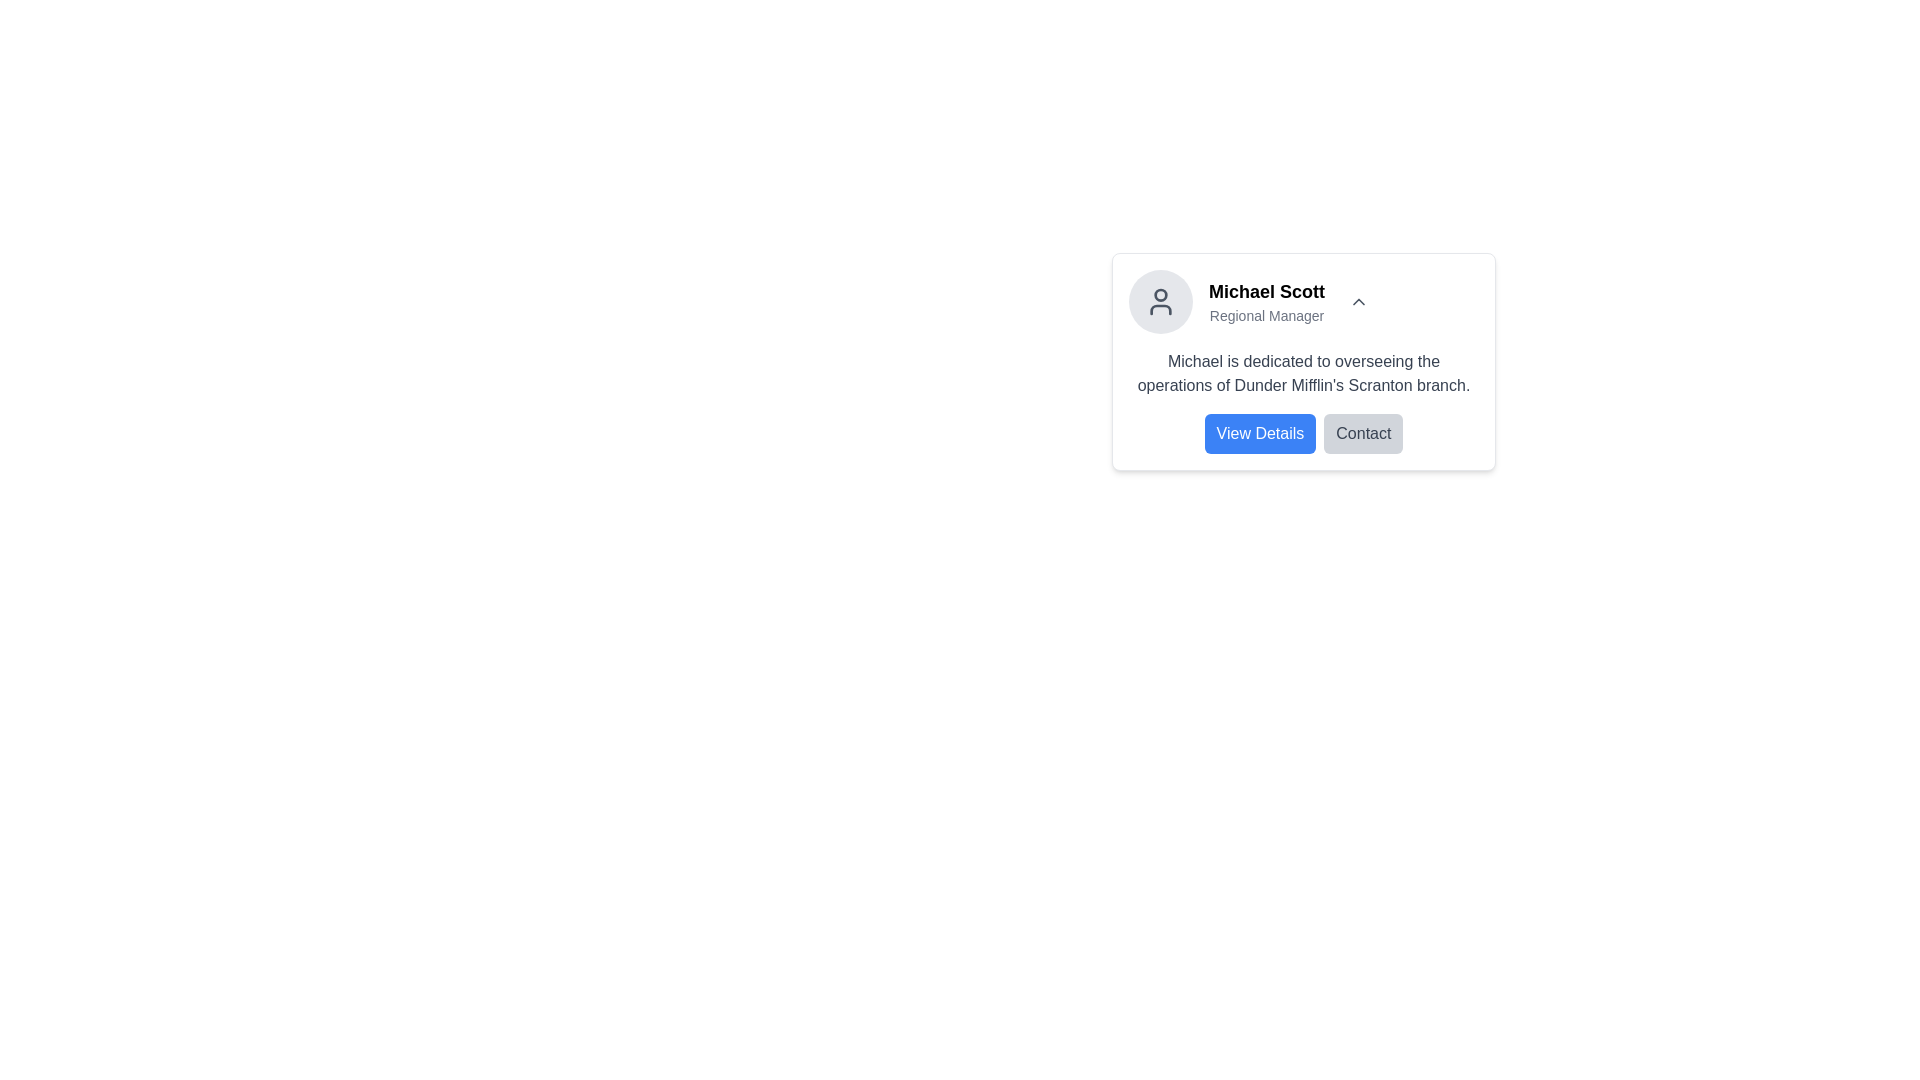  I want to click on the user icon, which is a dark gray profile figure in an outline format, located centrally within a light gray circular background on the profile card interface, so click(1161, 301).